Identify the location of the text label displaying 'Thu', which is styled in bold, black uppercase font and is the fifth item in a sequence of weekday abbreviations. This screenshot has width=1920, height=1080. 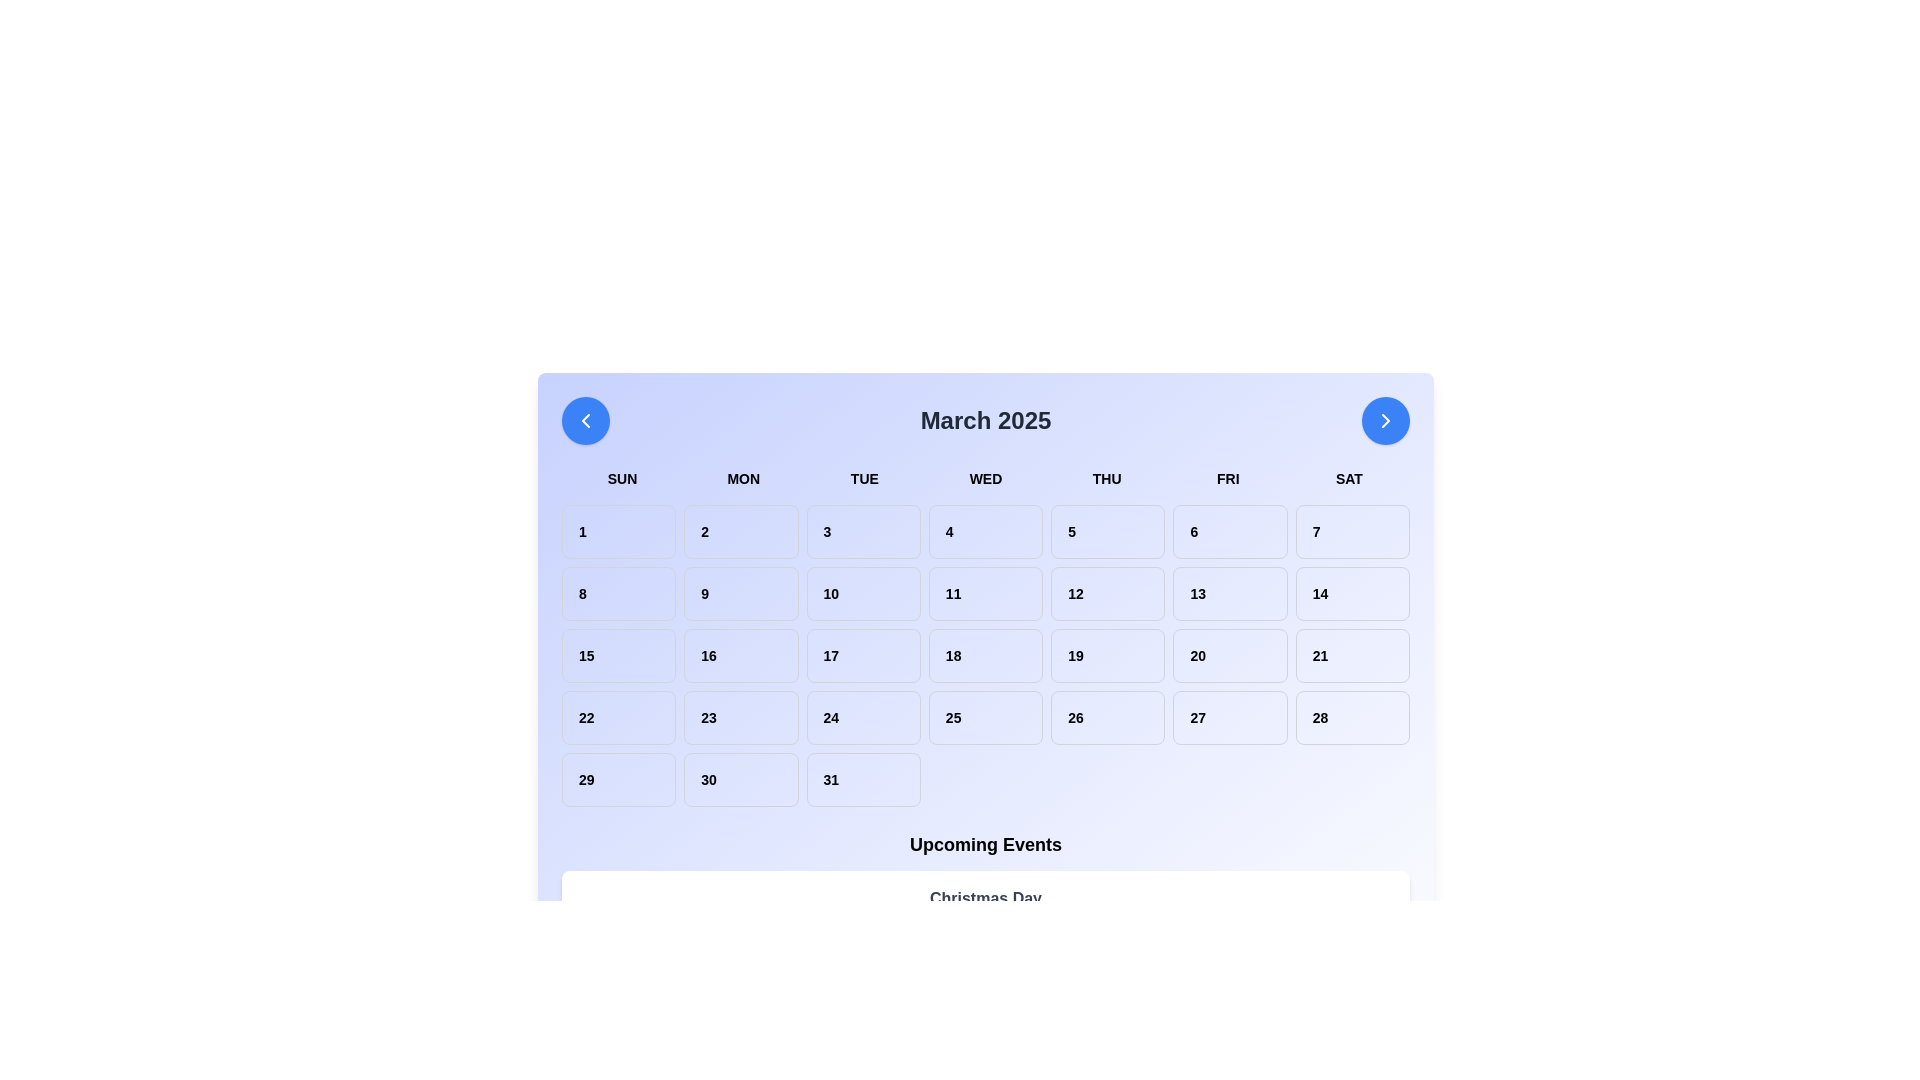
(1106, 478).